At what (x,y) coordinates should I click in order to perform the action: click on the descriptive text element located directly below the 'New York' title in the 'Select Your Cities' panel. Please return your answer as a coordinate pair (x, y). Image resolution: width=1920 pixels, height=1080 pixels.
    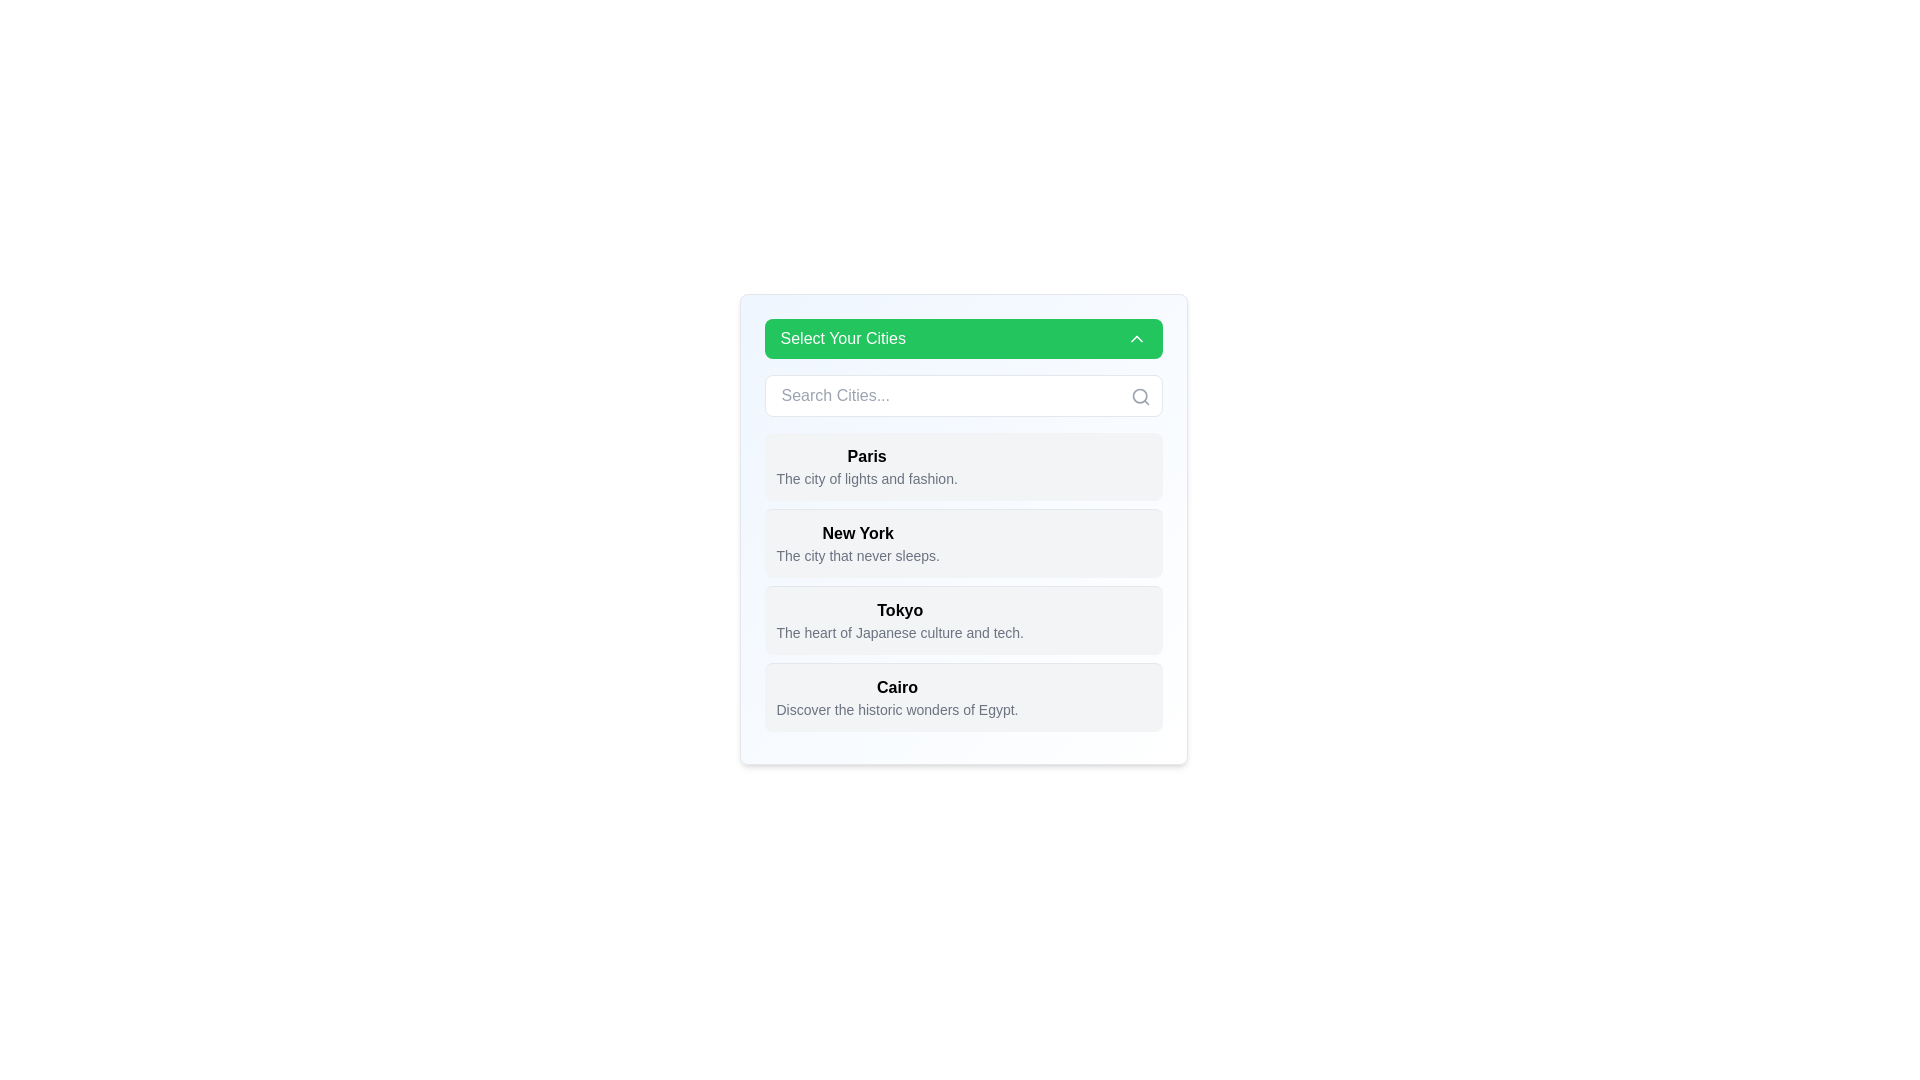
    Looking at the image, I should click on (858, 555).